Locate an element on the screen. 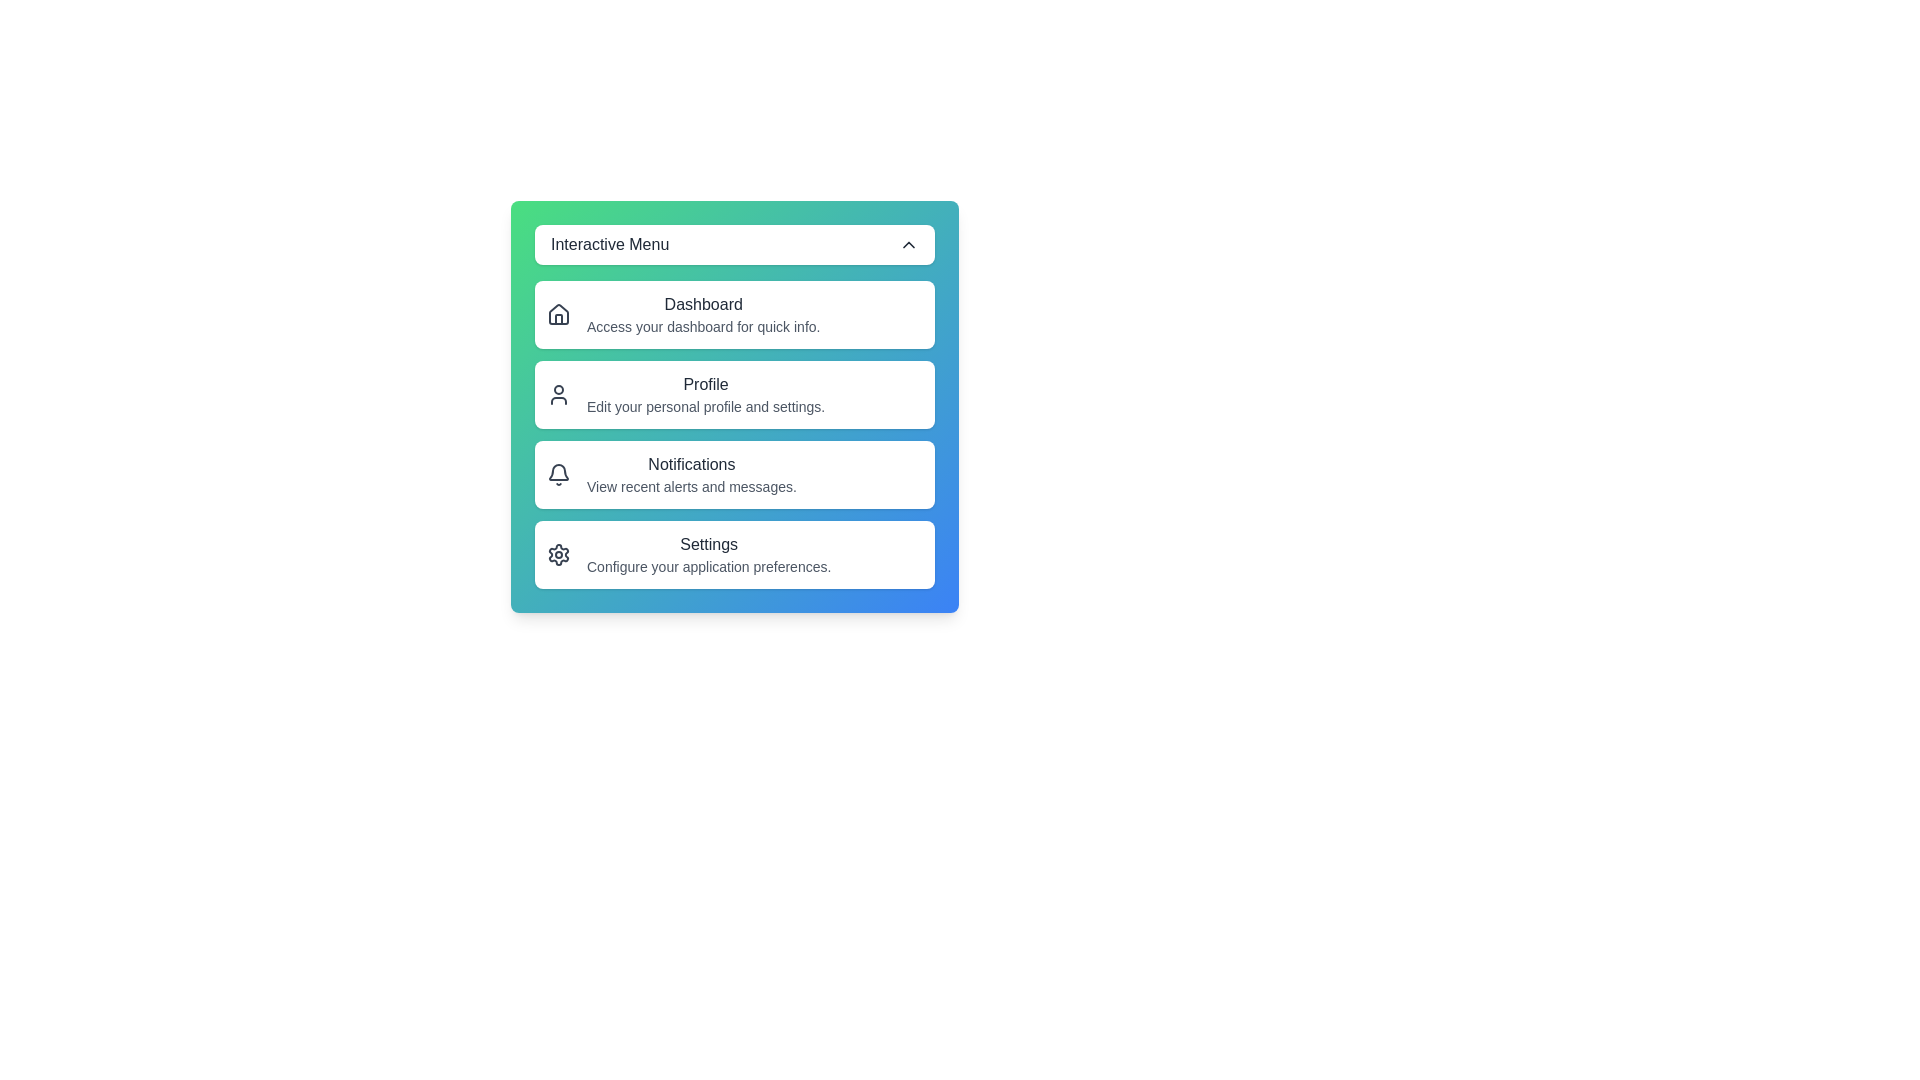 The image size is (1920, 1080). toggle button to change the visibility of the menu is located at coordinates (733, 244).